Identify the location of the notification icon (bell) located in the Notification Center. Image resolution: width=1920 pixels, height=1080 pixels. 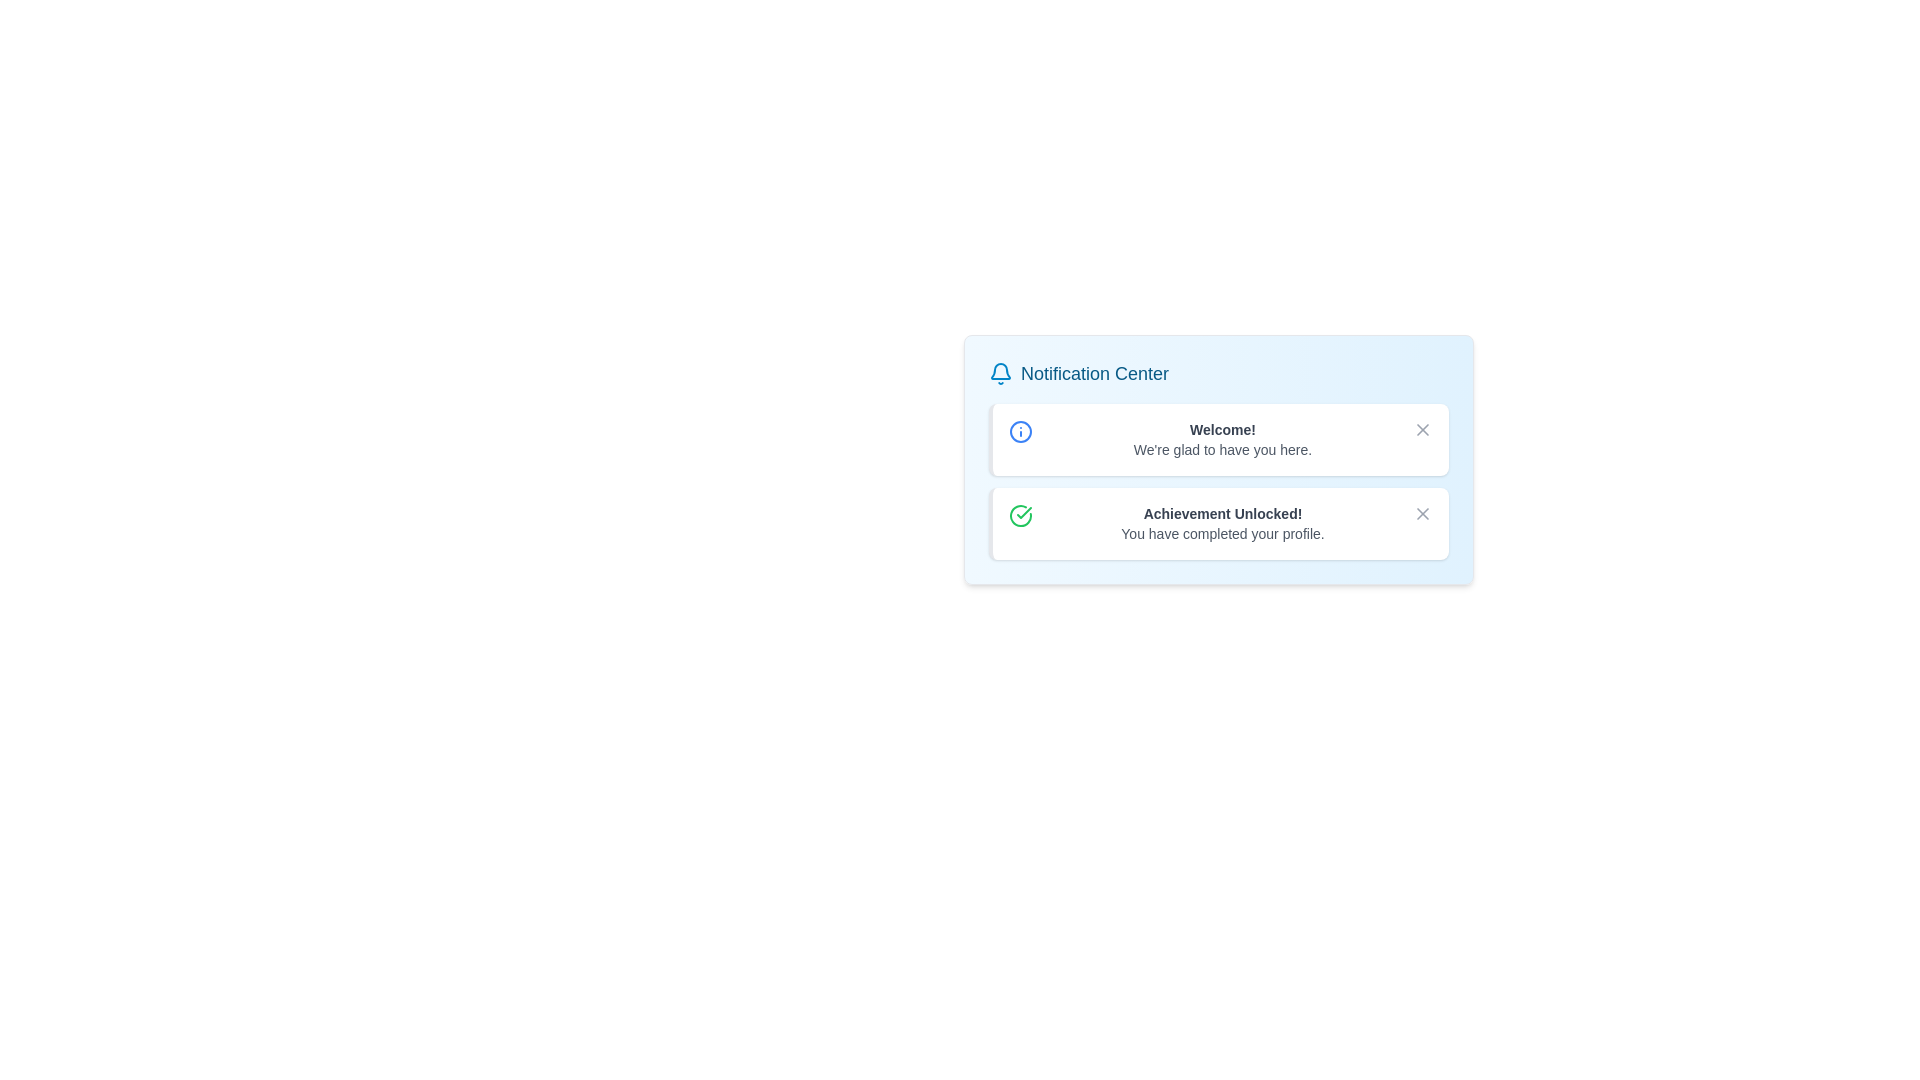
(1001, 374).